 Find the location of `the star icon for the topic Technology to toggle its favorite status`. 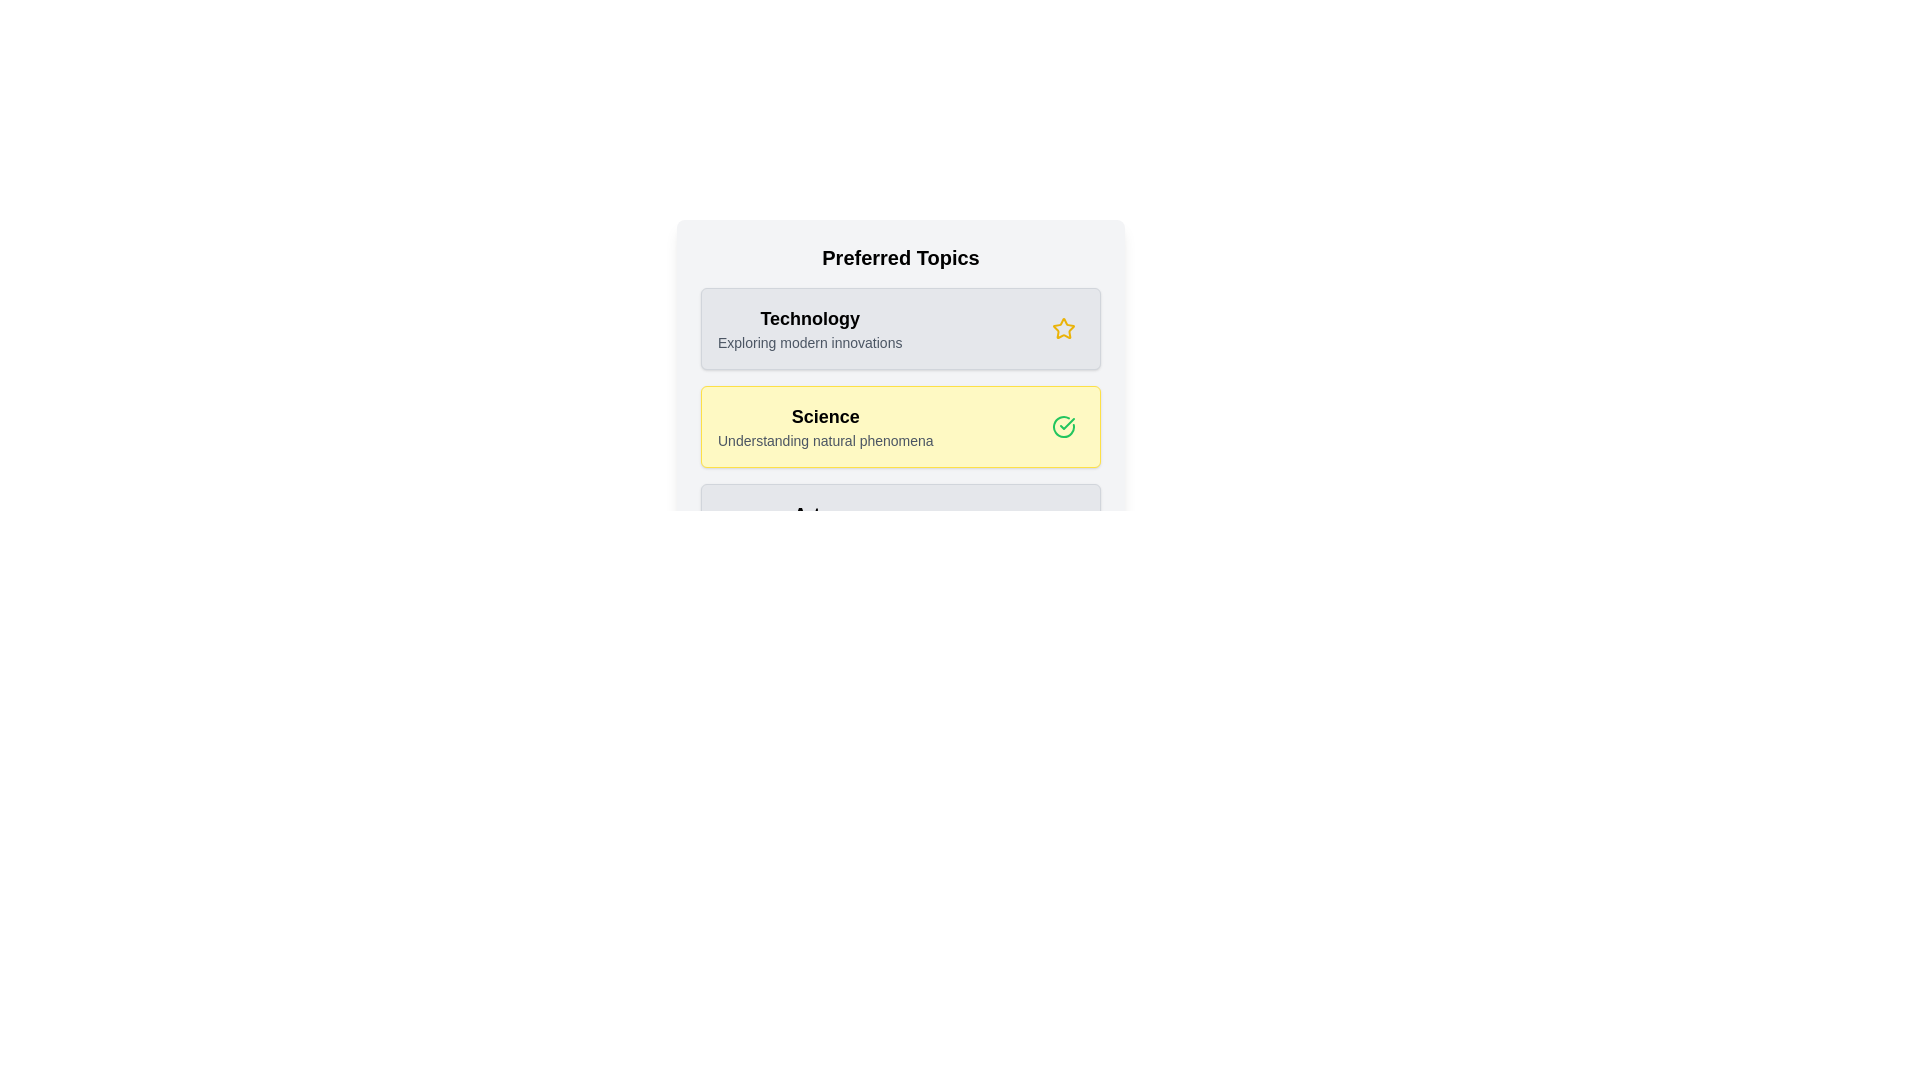

the star icon for the topic Technology to toggle its favorite status is located at coordinates (1063, 327).